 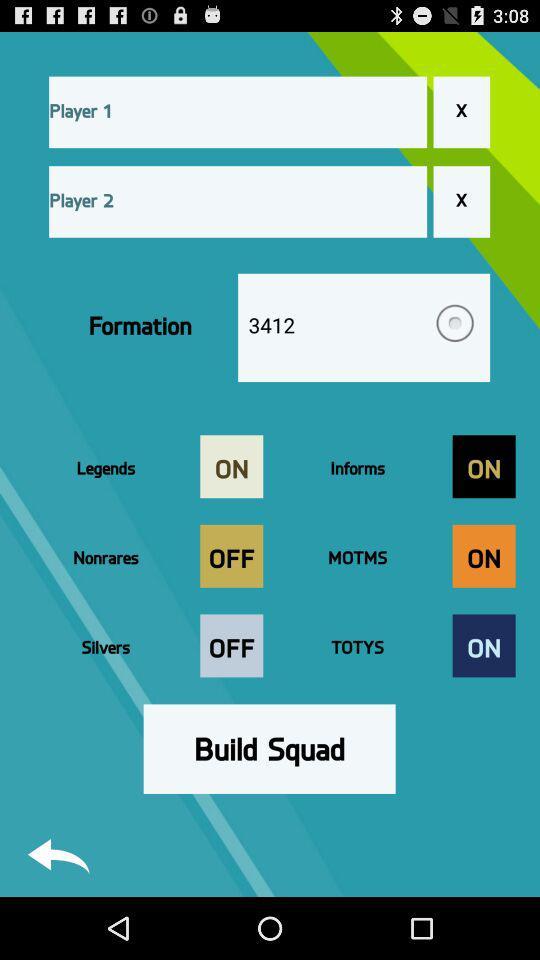 I want to click on player 1, so click(x=238, y=111).